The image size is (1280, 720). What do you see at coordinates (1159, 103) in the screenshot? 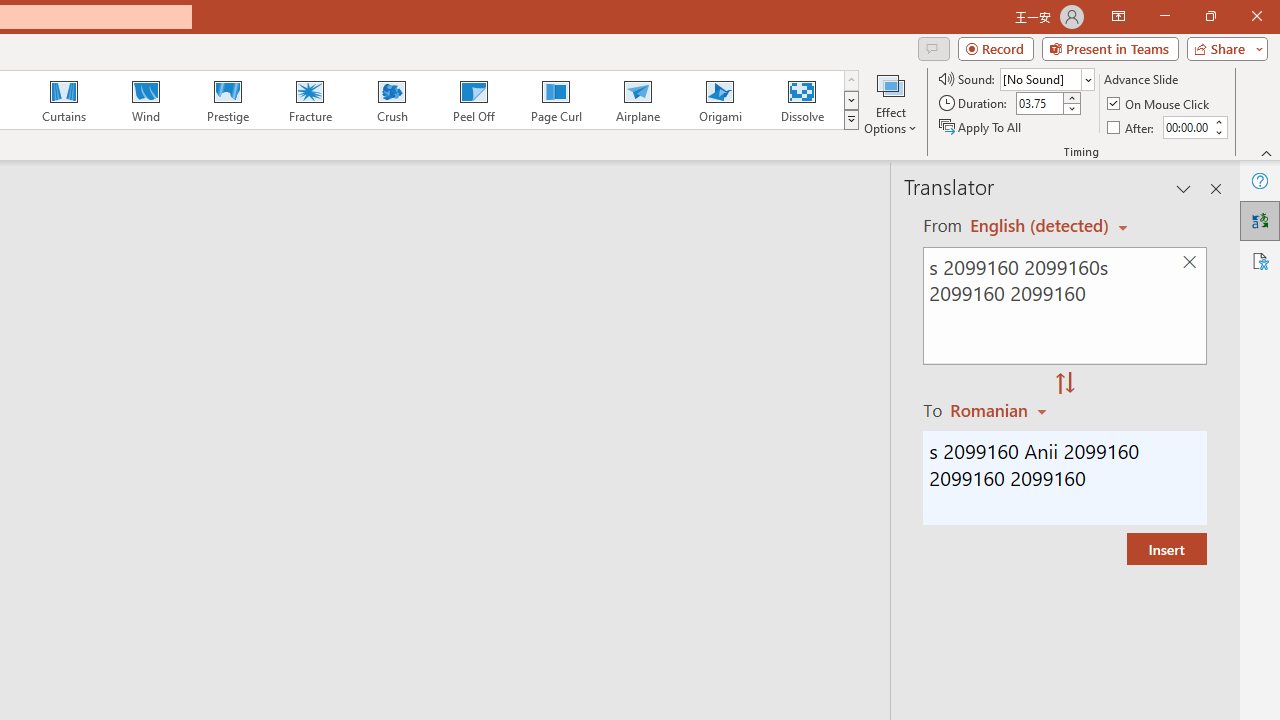
I see `'On Mouse Click'` at bounding box center [1159, 103].